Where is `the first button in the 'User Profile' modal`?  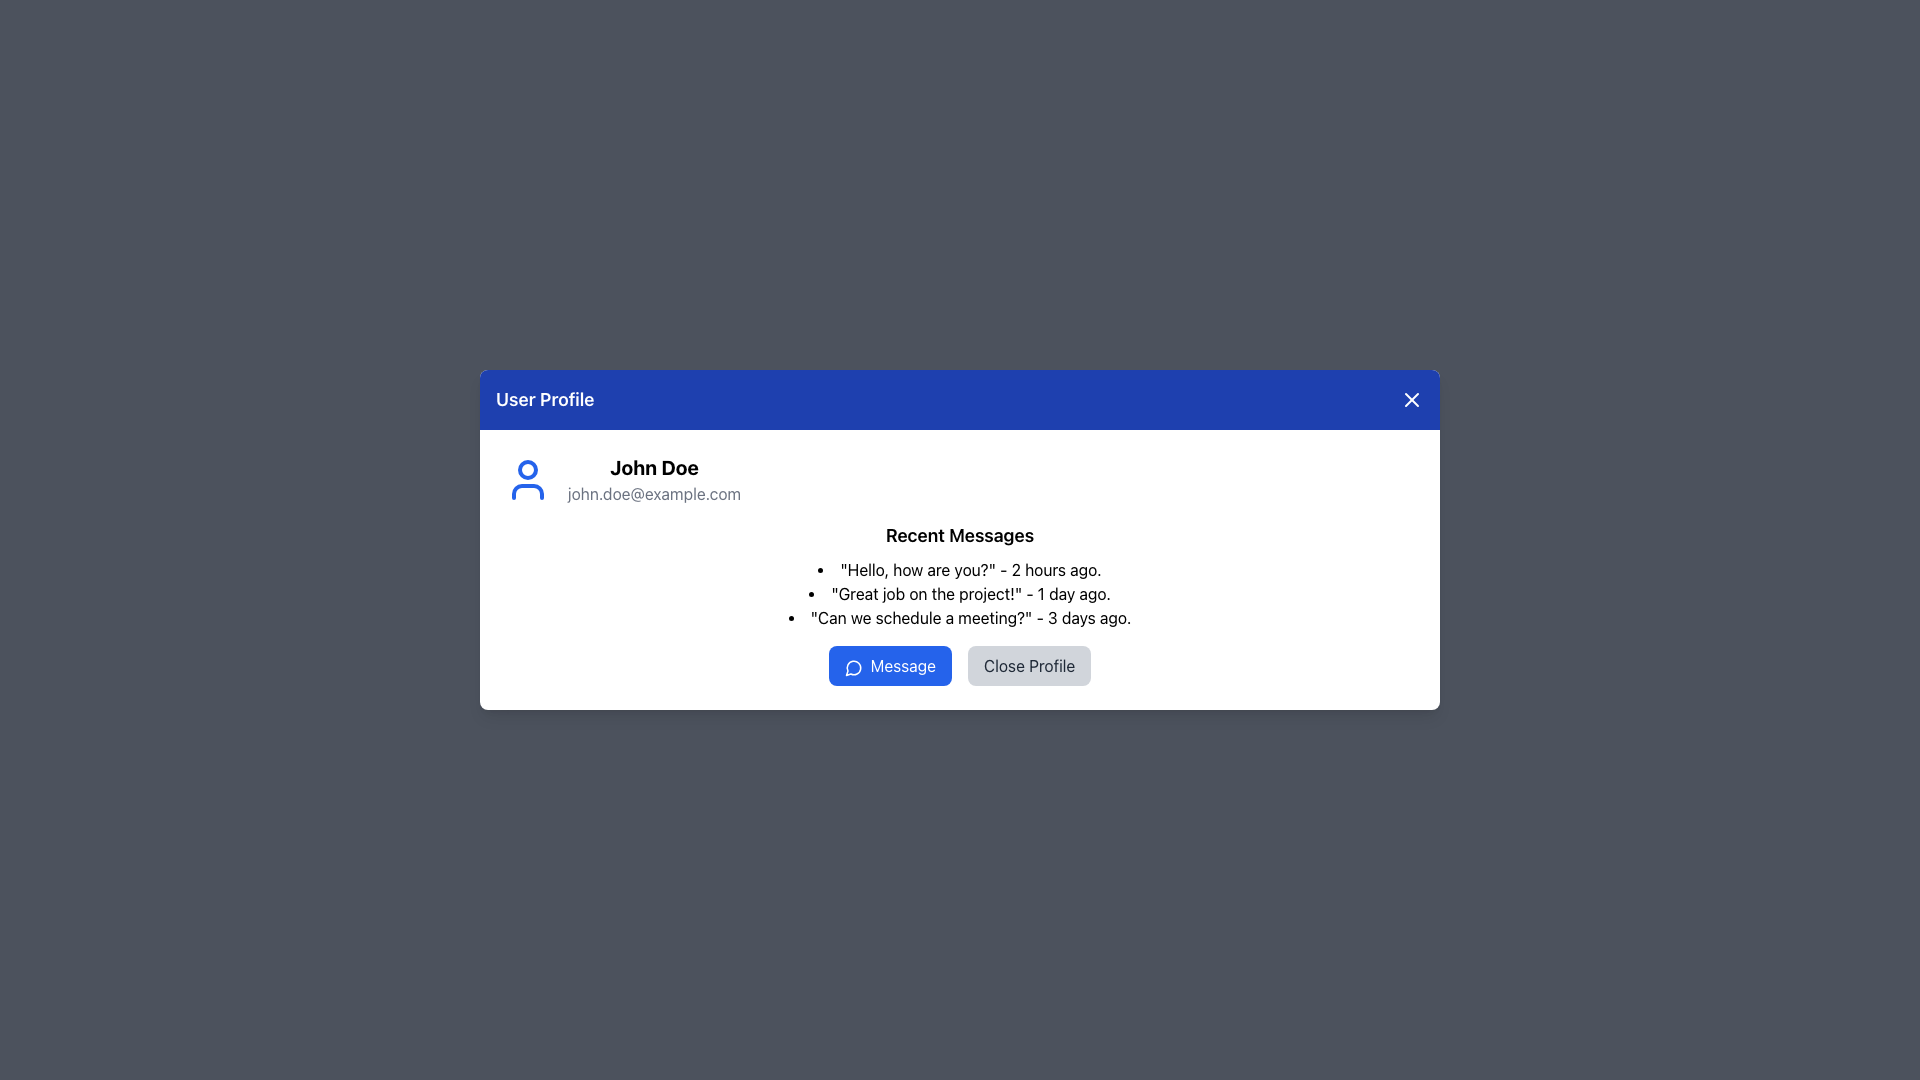 the first button in the 'User Profile' modal is located at coordinates (889, 666).